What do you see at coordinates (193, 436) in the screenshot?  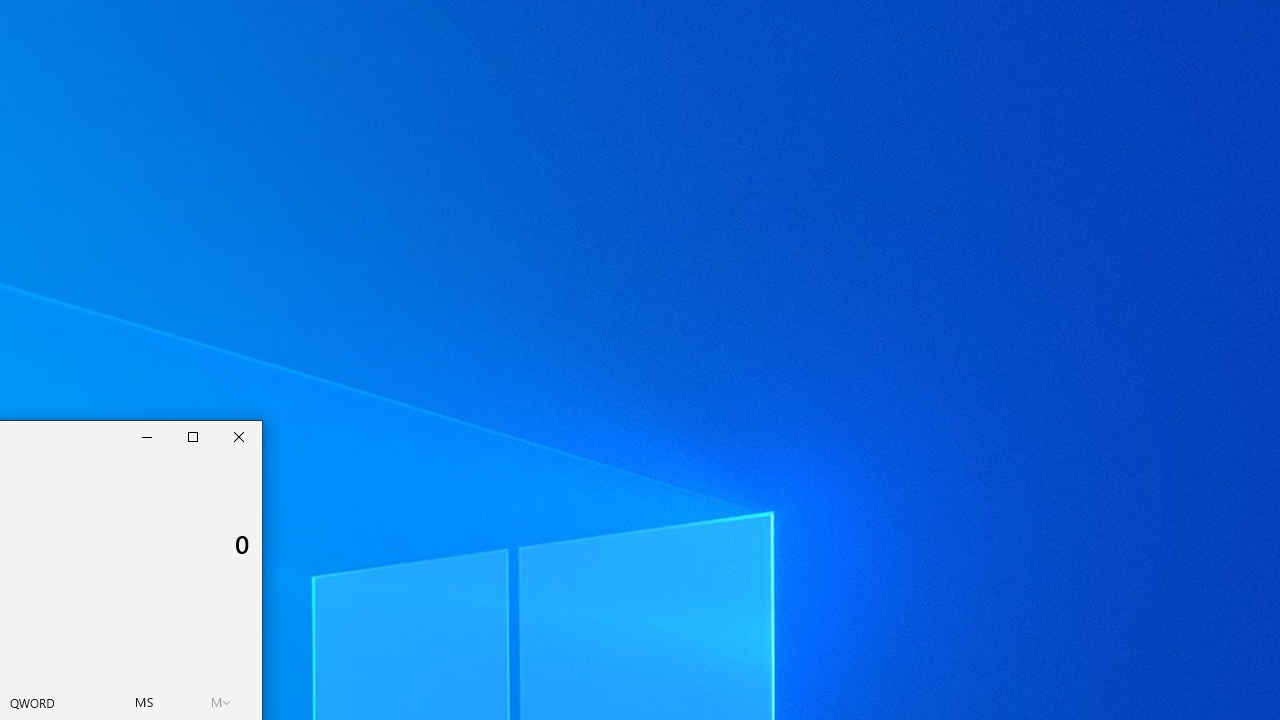 I see `'Maximize Calculator'` at bounding box center [193, 436].